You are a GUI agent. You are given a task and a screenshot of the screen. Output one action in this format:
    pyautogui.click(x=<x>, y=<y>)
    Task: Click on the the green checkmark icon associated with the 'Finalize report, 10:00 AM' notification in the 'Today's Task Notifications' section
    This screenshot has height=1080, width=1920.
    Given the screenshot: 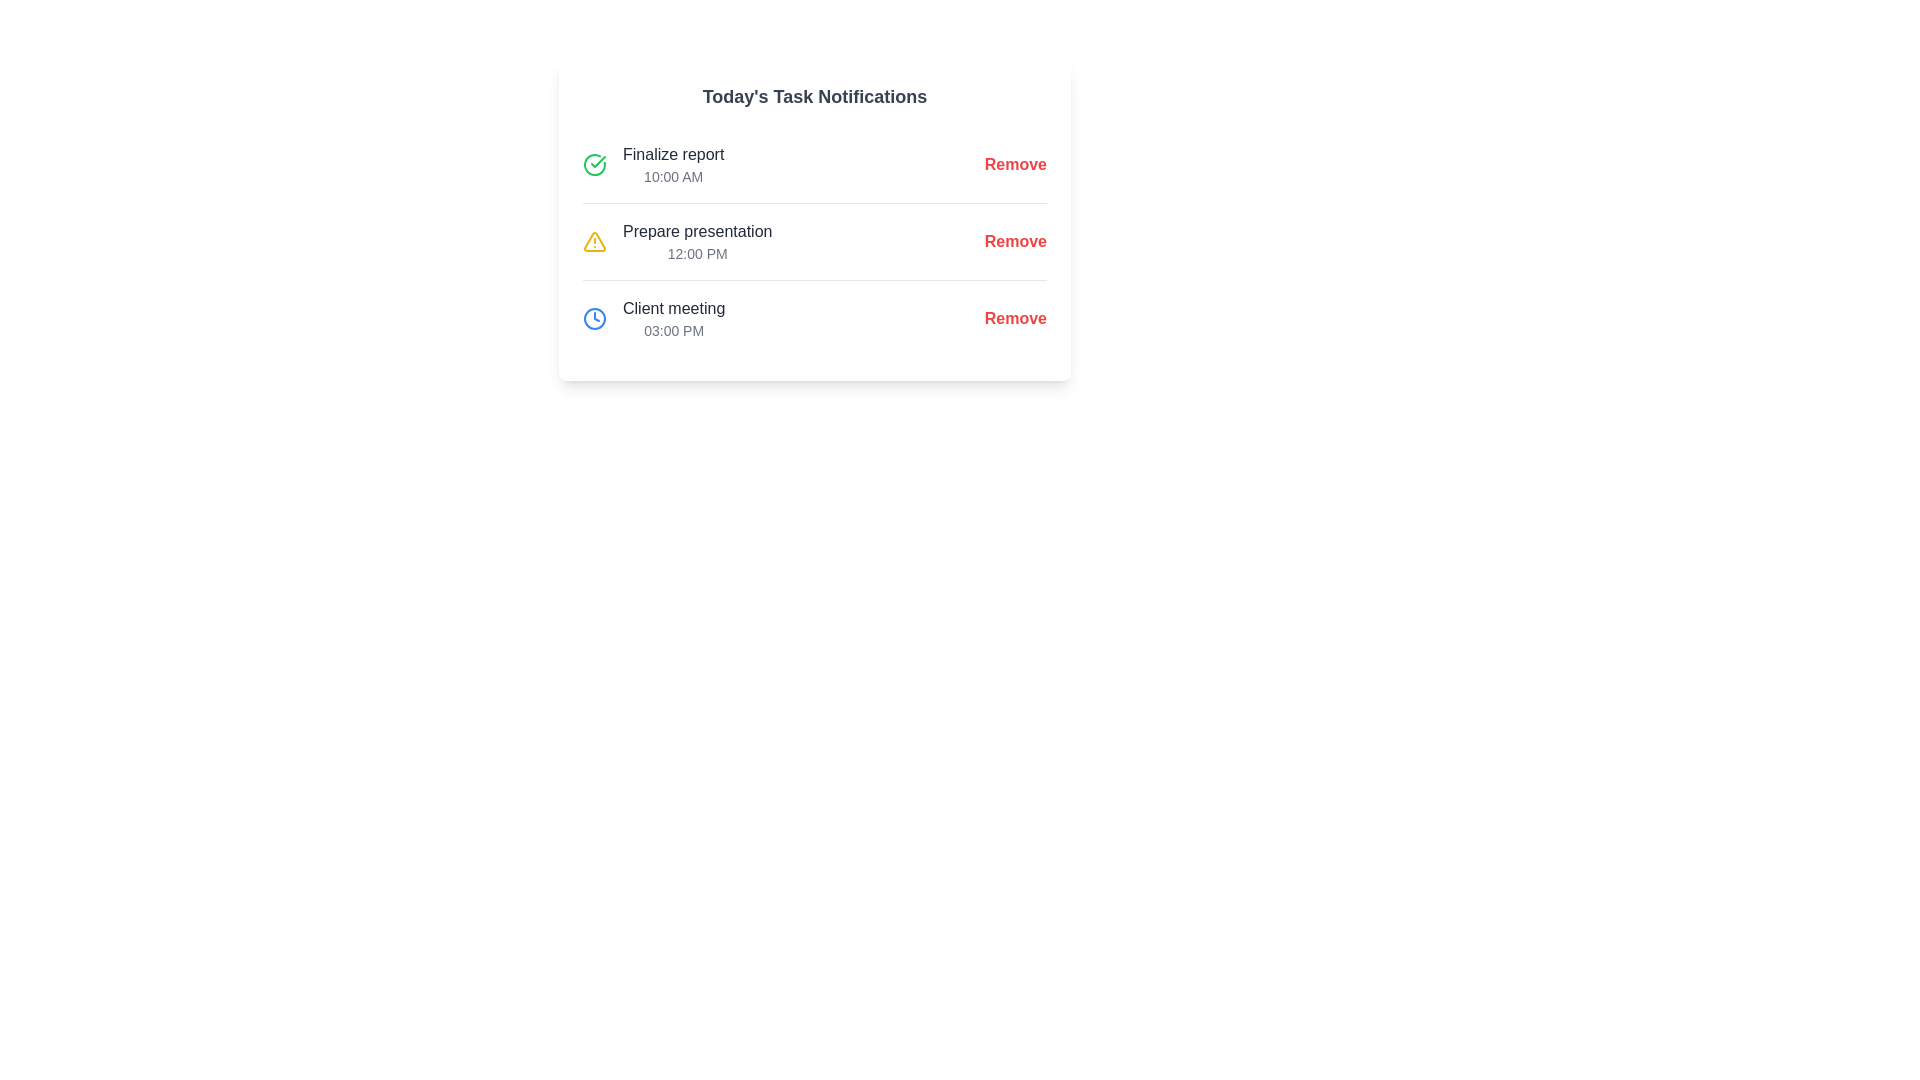 What is the action you would take?
    pyautogui.click(x=597, y=161)
    